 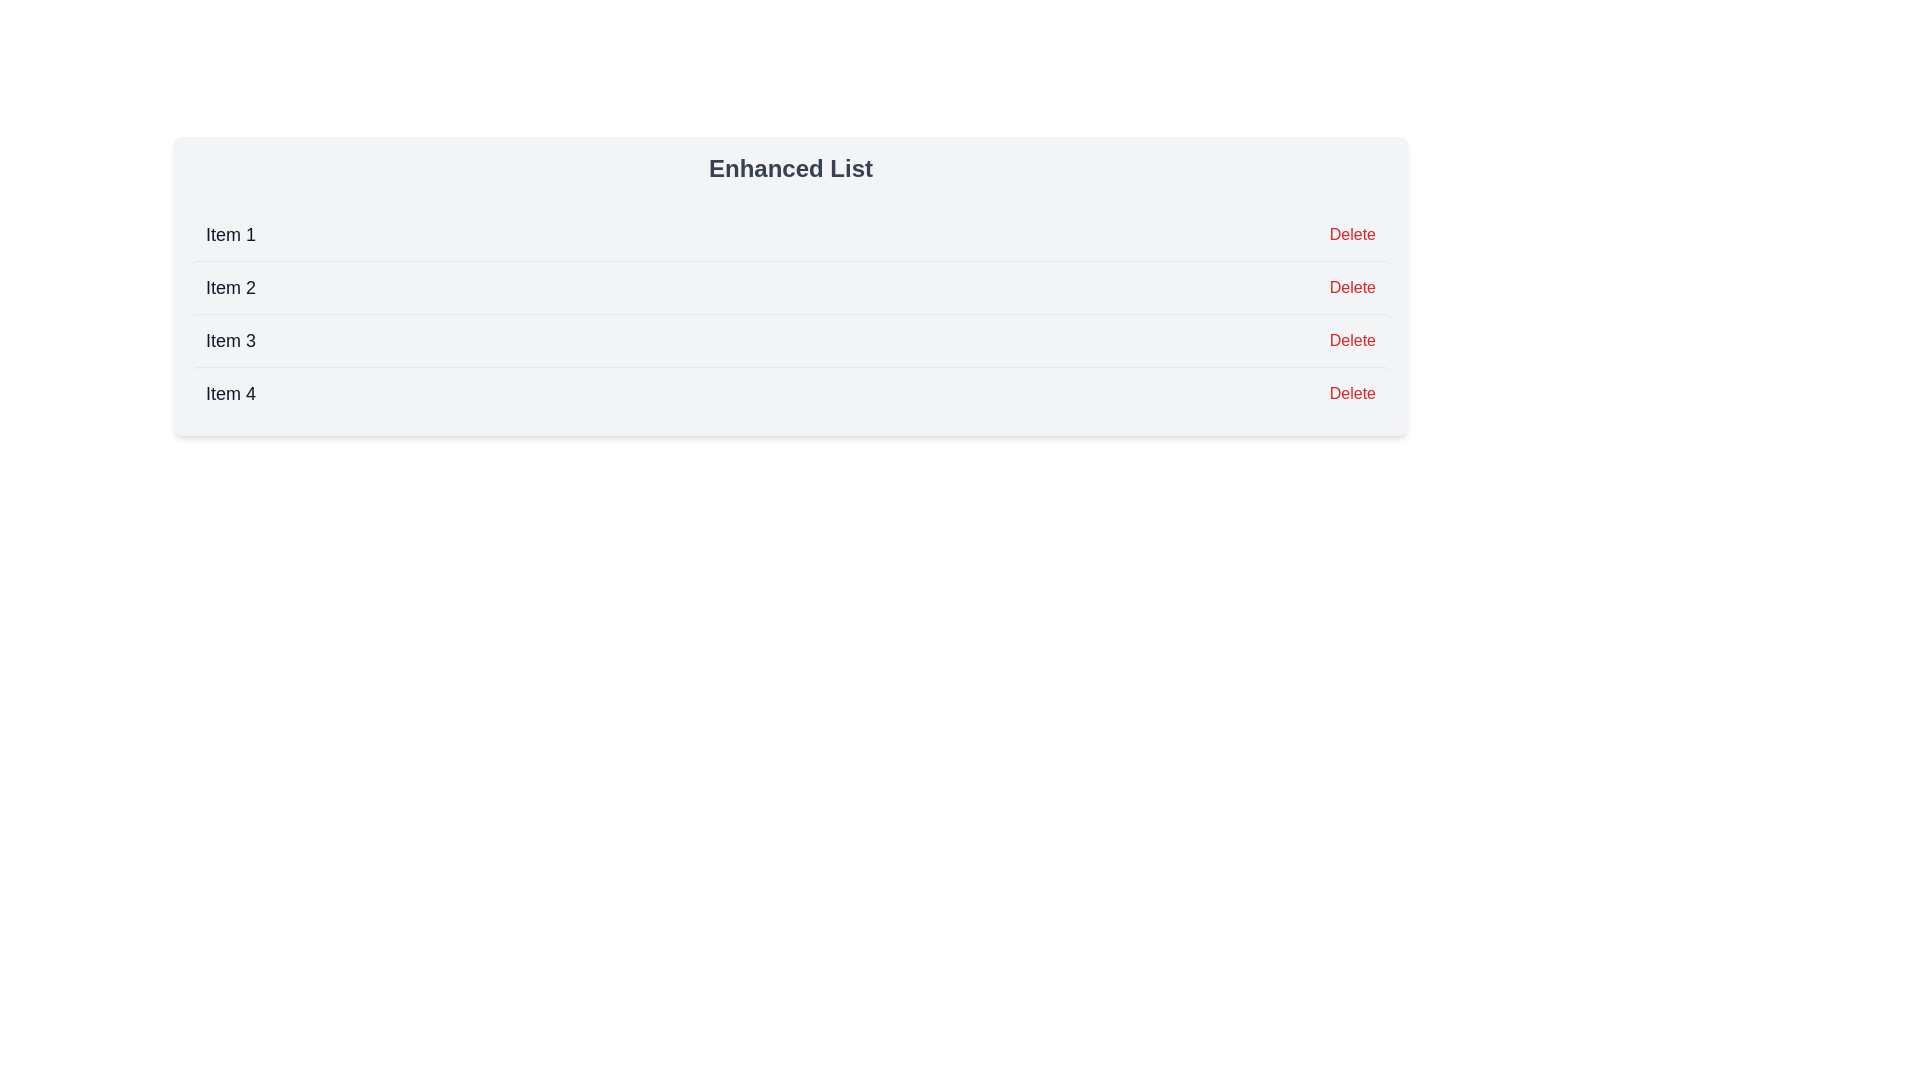 I want to click on the 'Item 4' text label, which is displayed in bold font within the 'Enhanced List' structure, located before the 'Delete' button, so click(x=230, y=393).